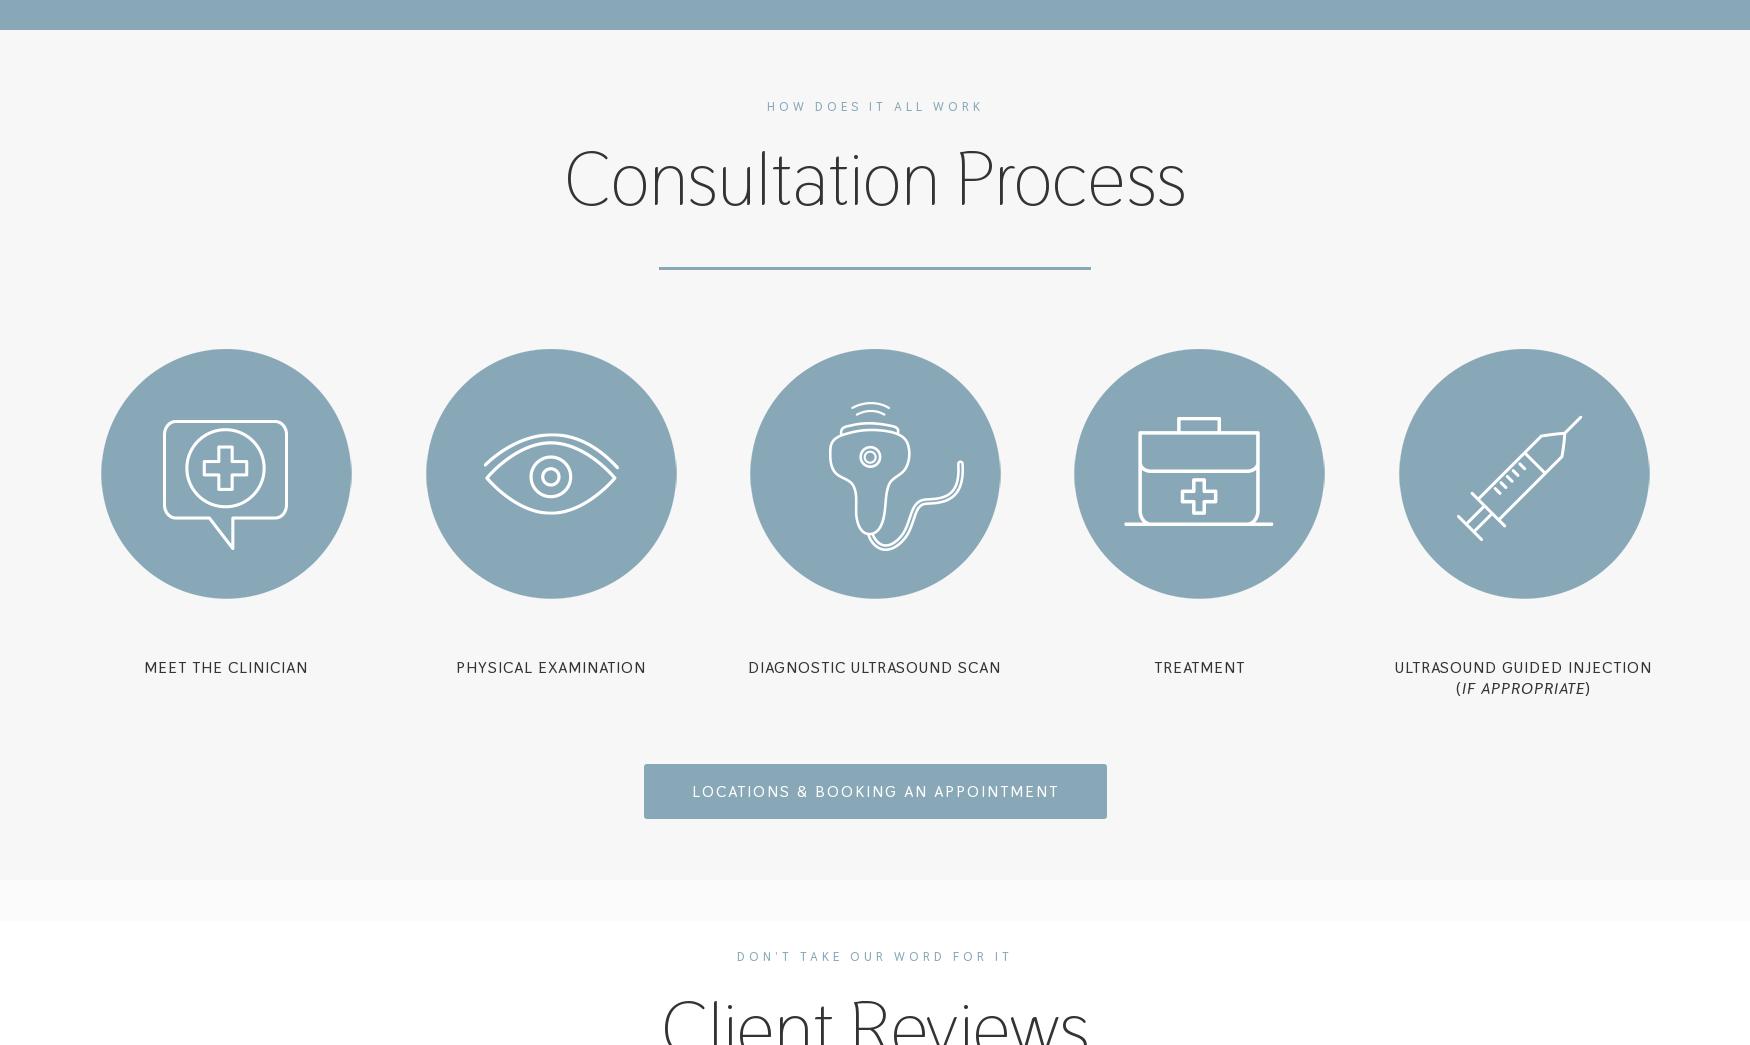  I want to click on 'Consultation Process', so click(874, 178).